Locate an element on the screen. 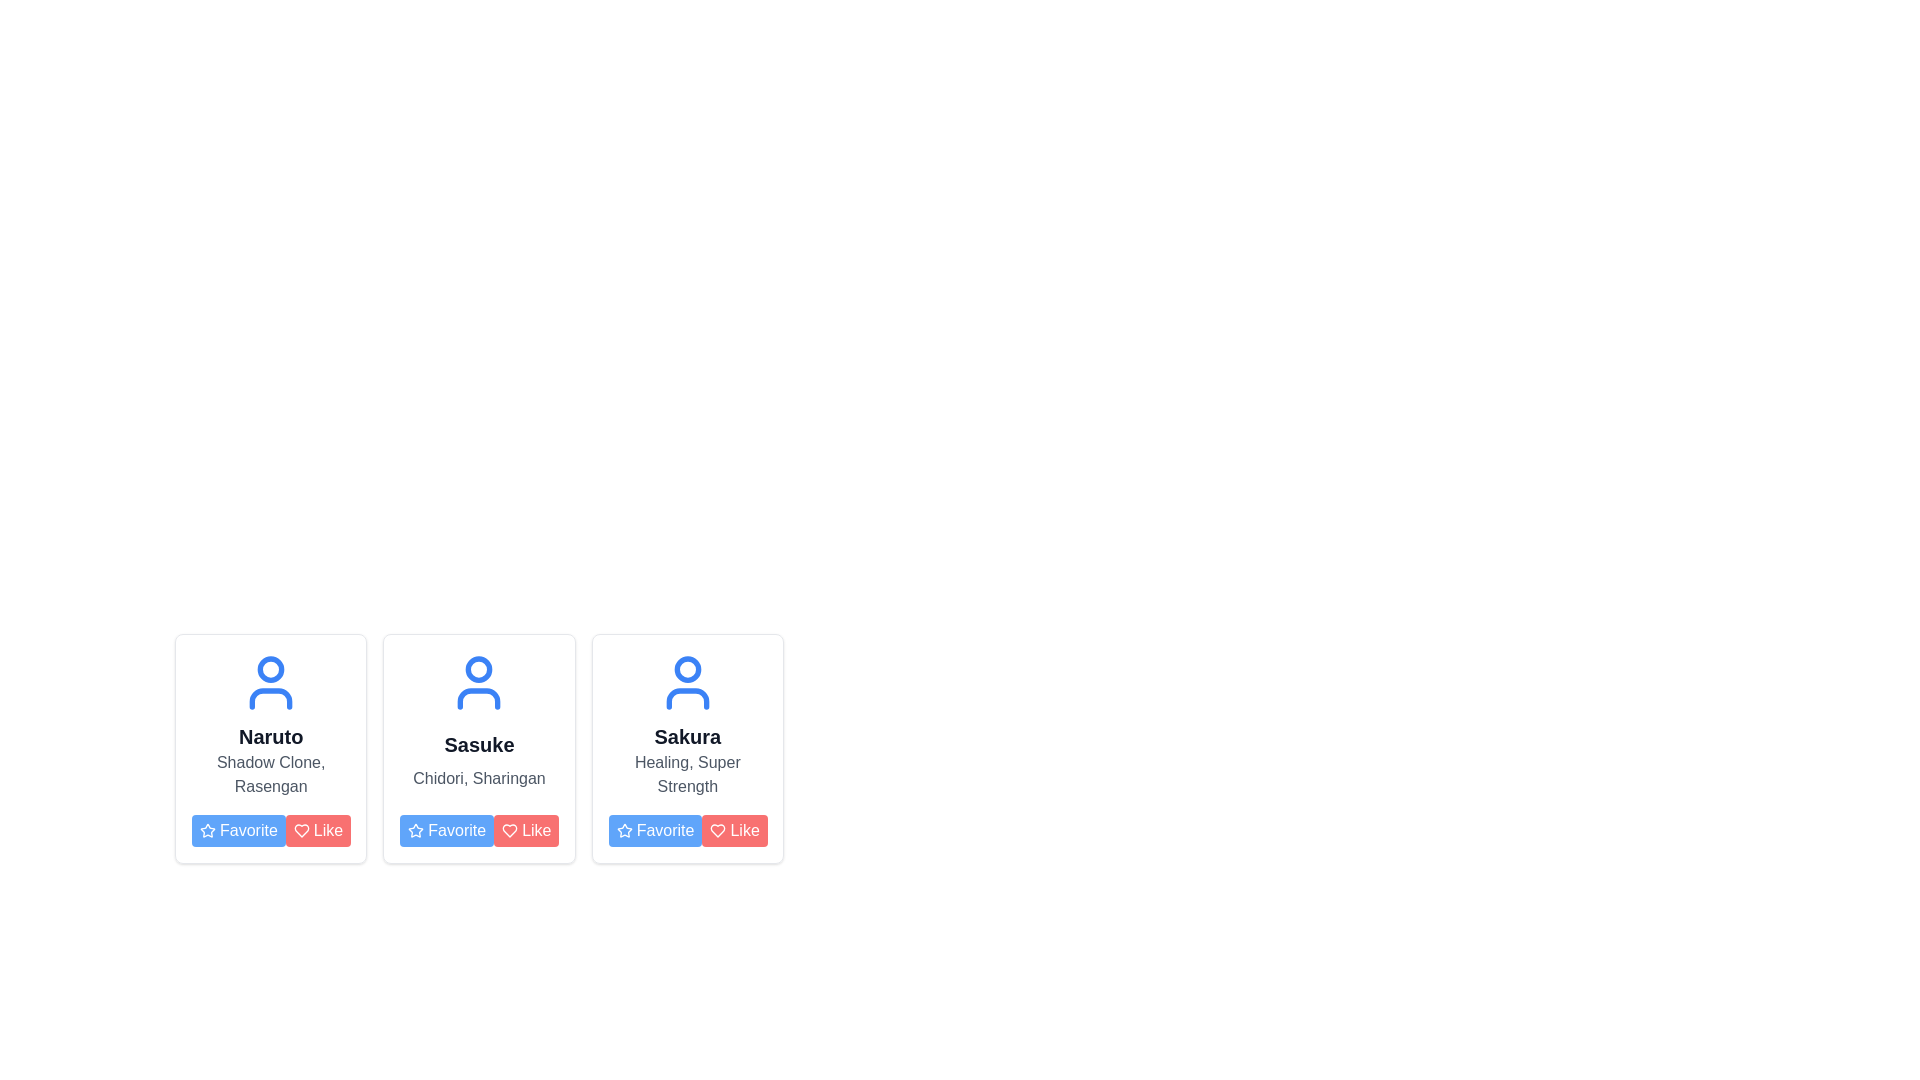 Image resolution: width=1920 pixels, height=1080 pixels. descriptive text label related to the character 'Naruto', which is positioned beneath the title 'Naruto' and above the buttons 'Favorite' and 'Like' is located at coordinates (270, 774).